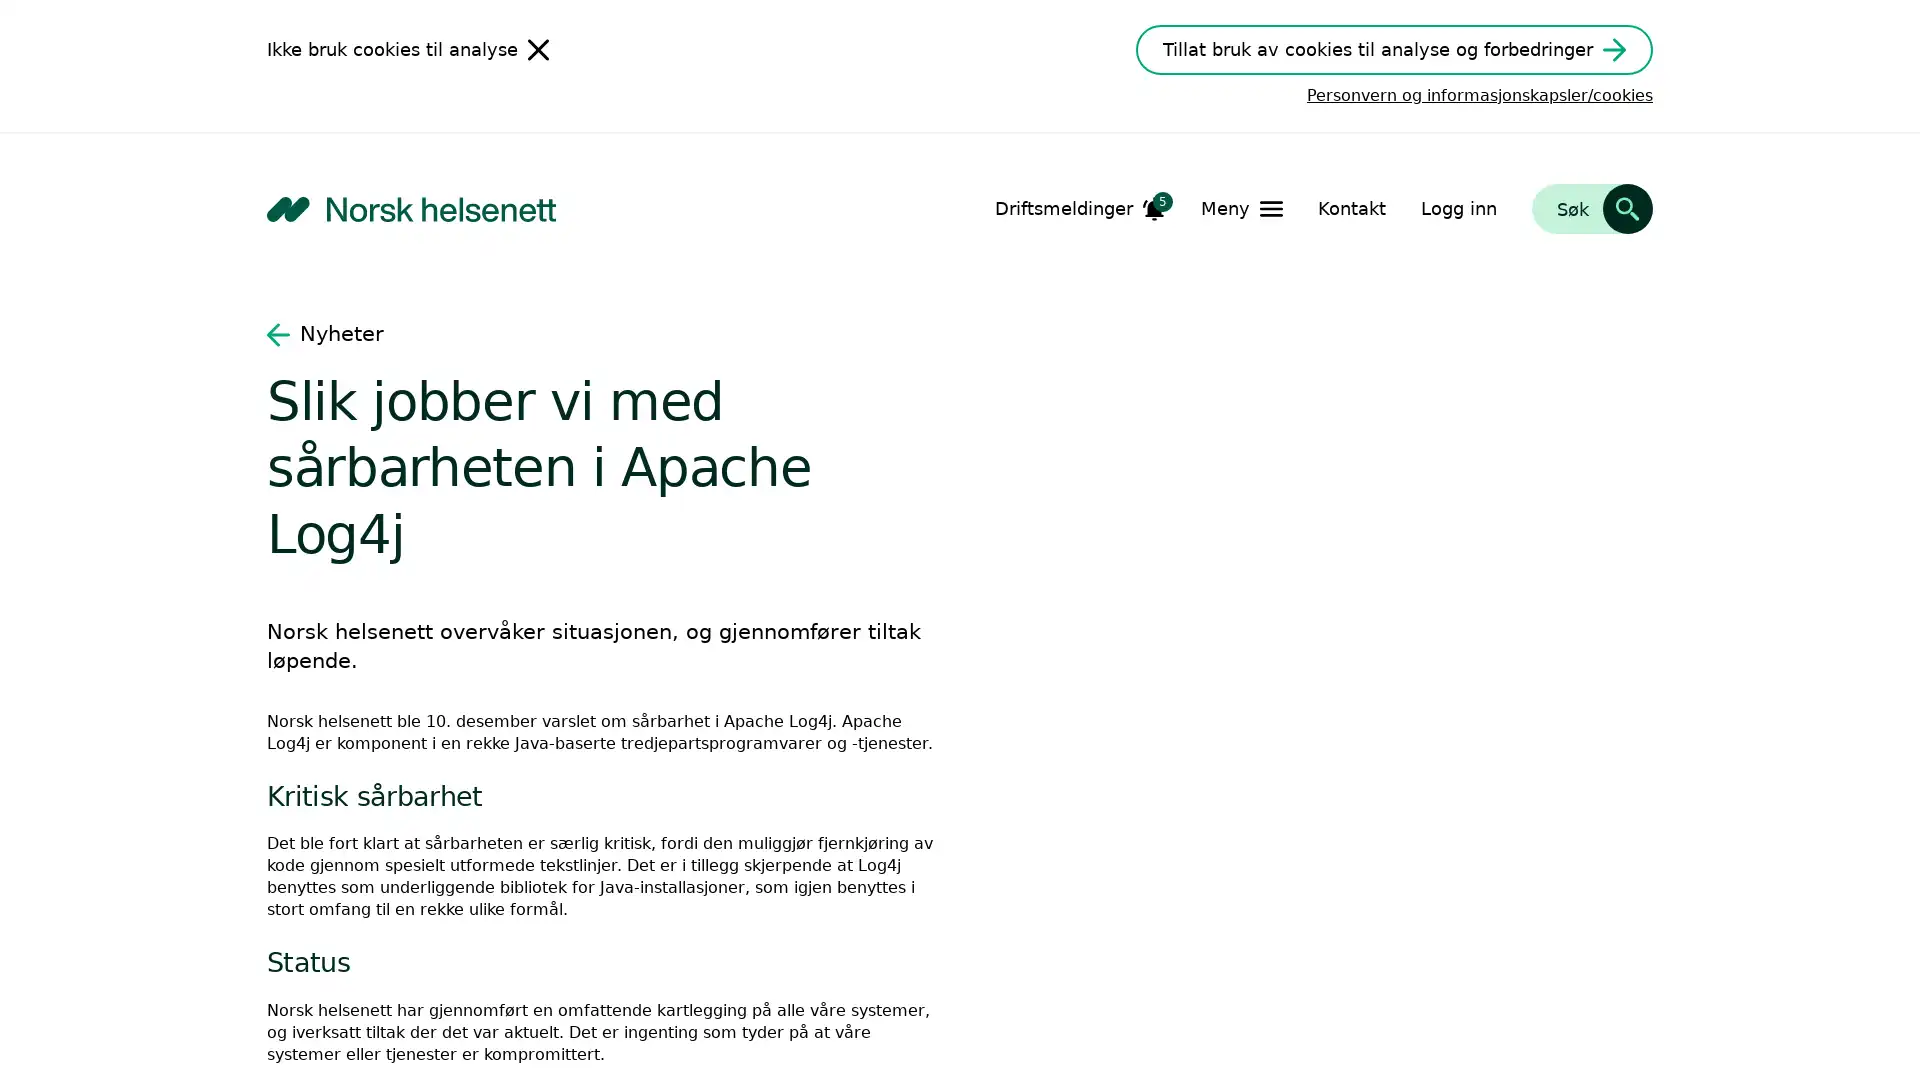 The image size is (1920, 1080). Describe the element at coordinates (407, 49) in the screenshot. I see `Ikke bruk cookies til analyse` at that location.